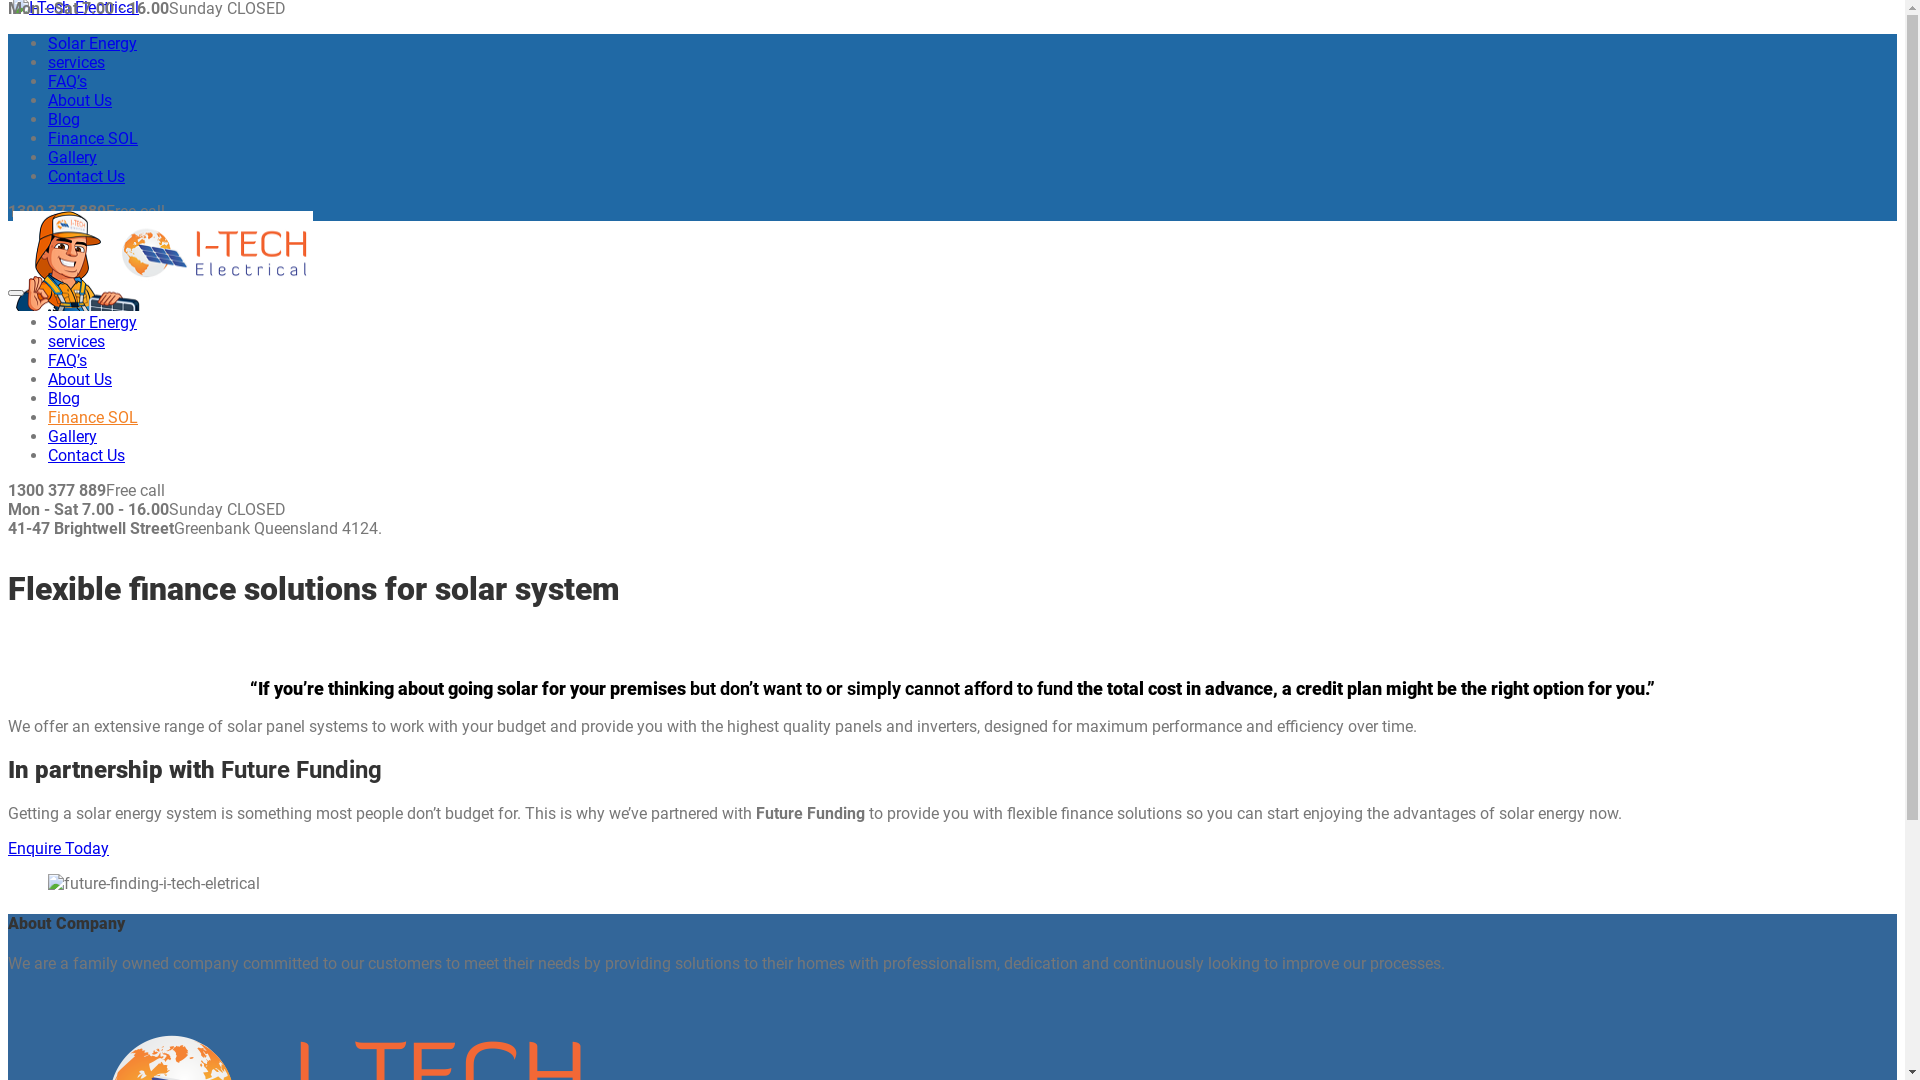  I want to click on 'About Us', so click(80, 100).